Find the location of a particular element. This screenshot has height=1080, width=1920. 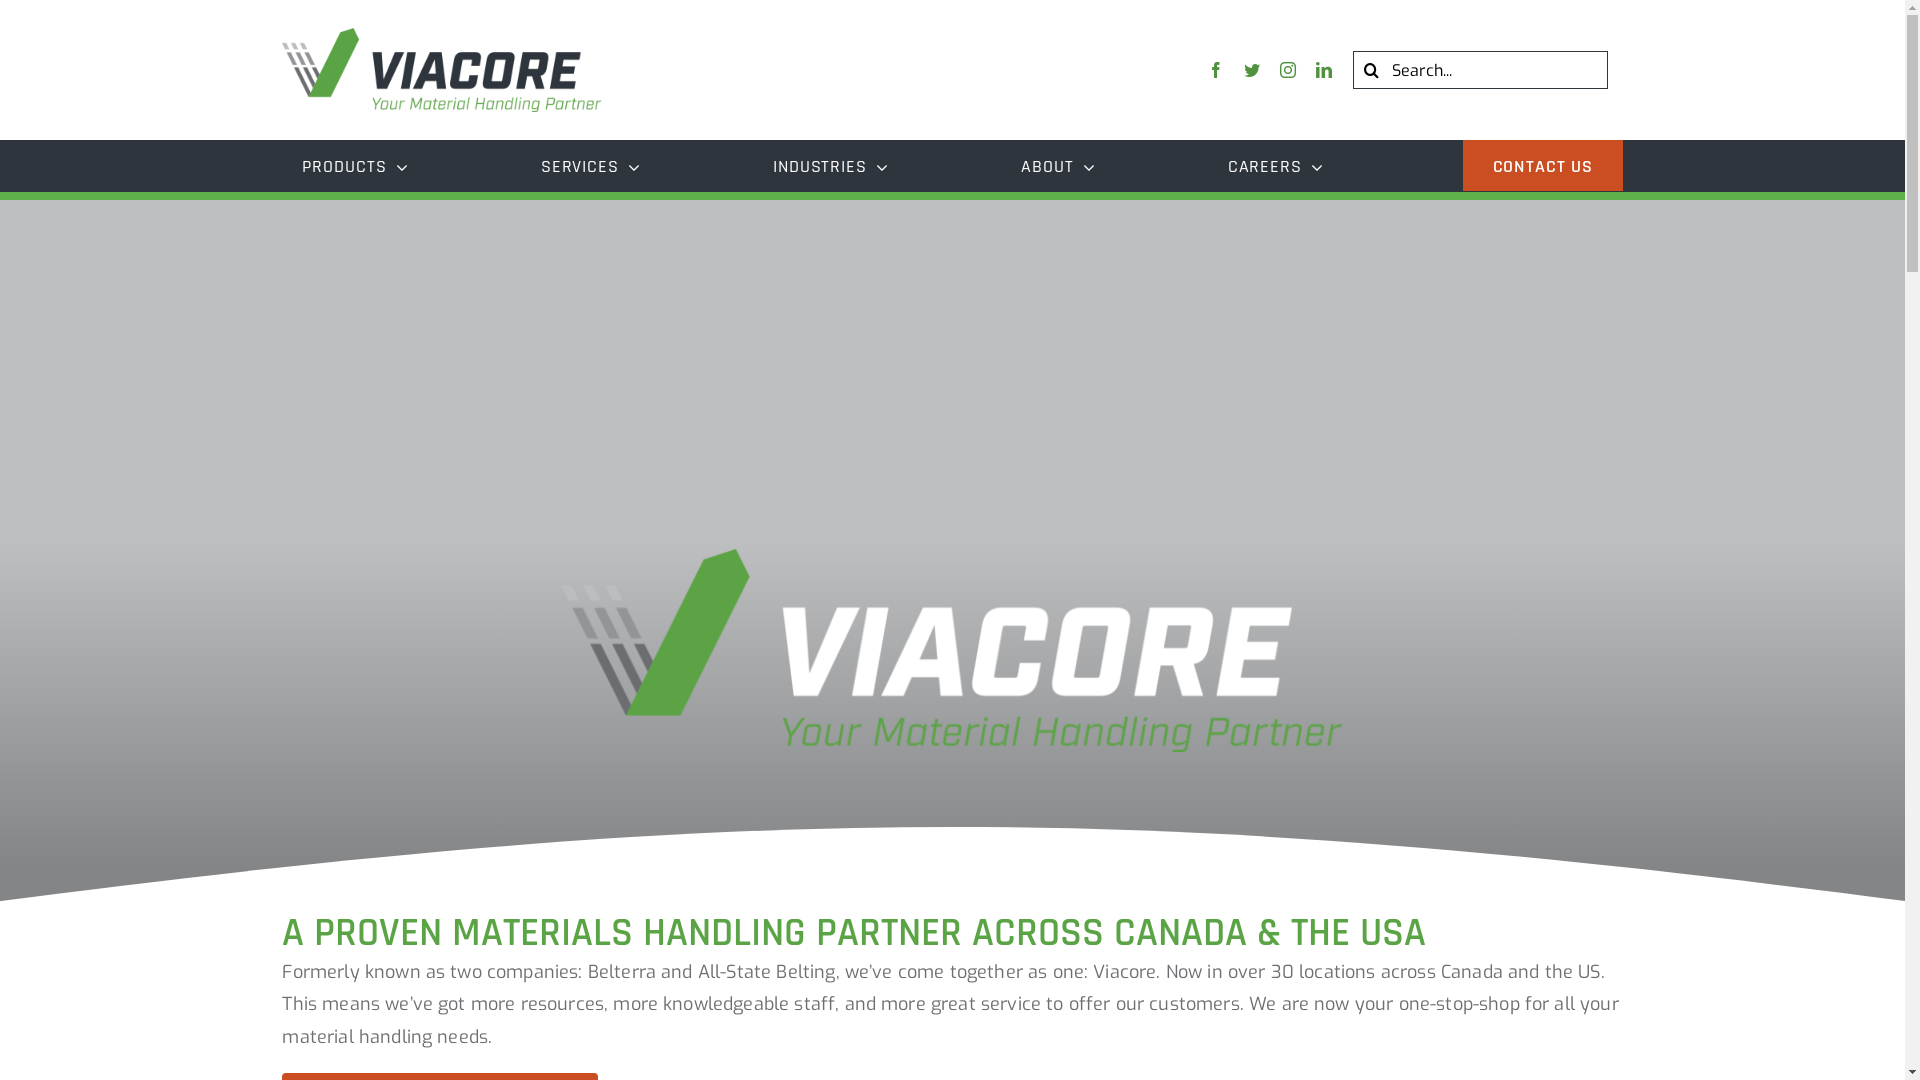

'LinkedIn' is located at coordinates (1324, 68).